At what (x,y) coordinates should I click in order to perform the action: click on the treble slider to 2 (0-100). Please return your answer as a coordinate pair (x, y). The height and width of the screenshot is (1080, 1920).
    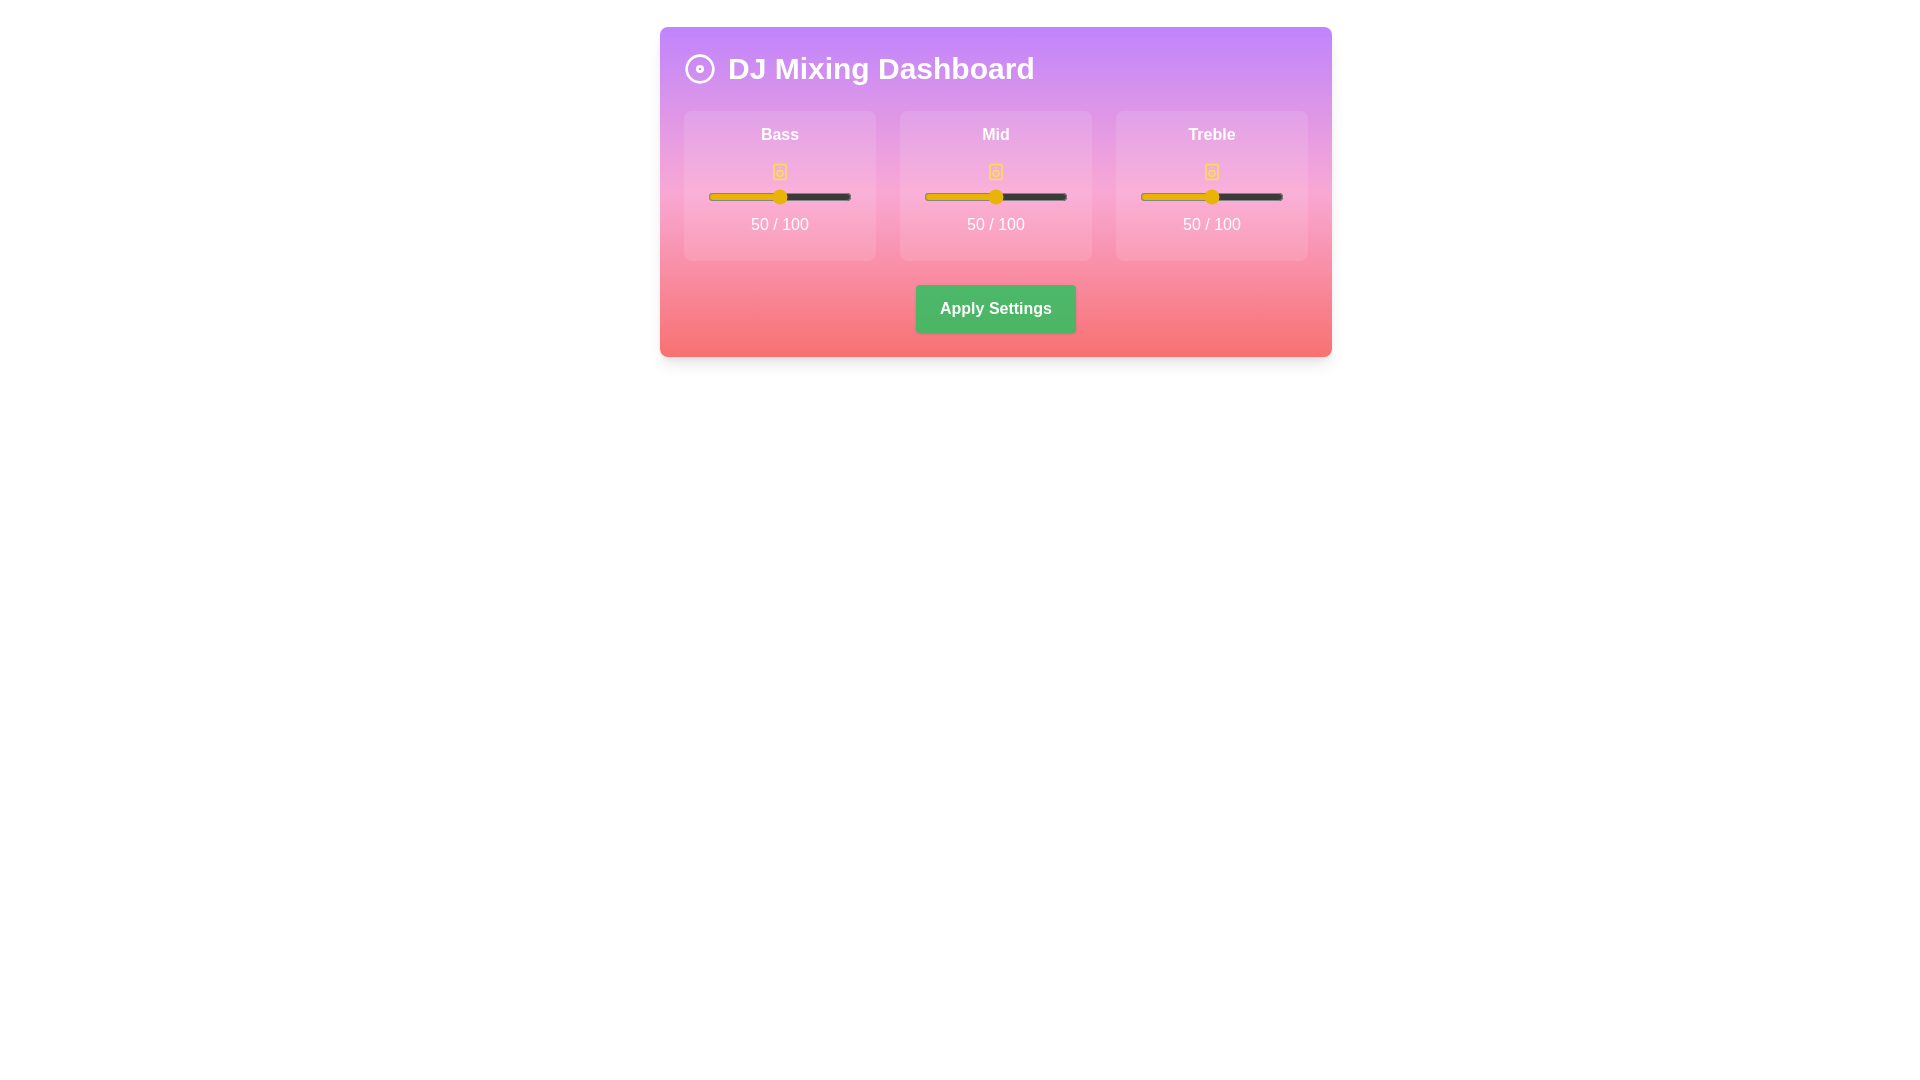
    Looking at the image, I should click on (1142, 196).